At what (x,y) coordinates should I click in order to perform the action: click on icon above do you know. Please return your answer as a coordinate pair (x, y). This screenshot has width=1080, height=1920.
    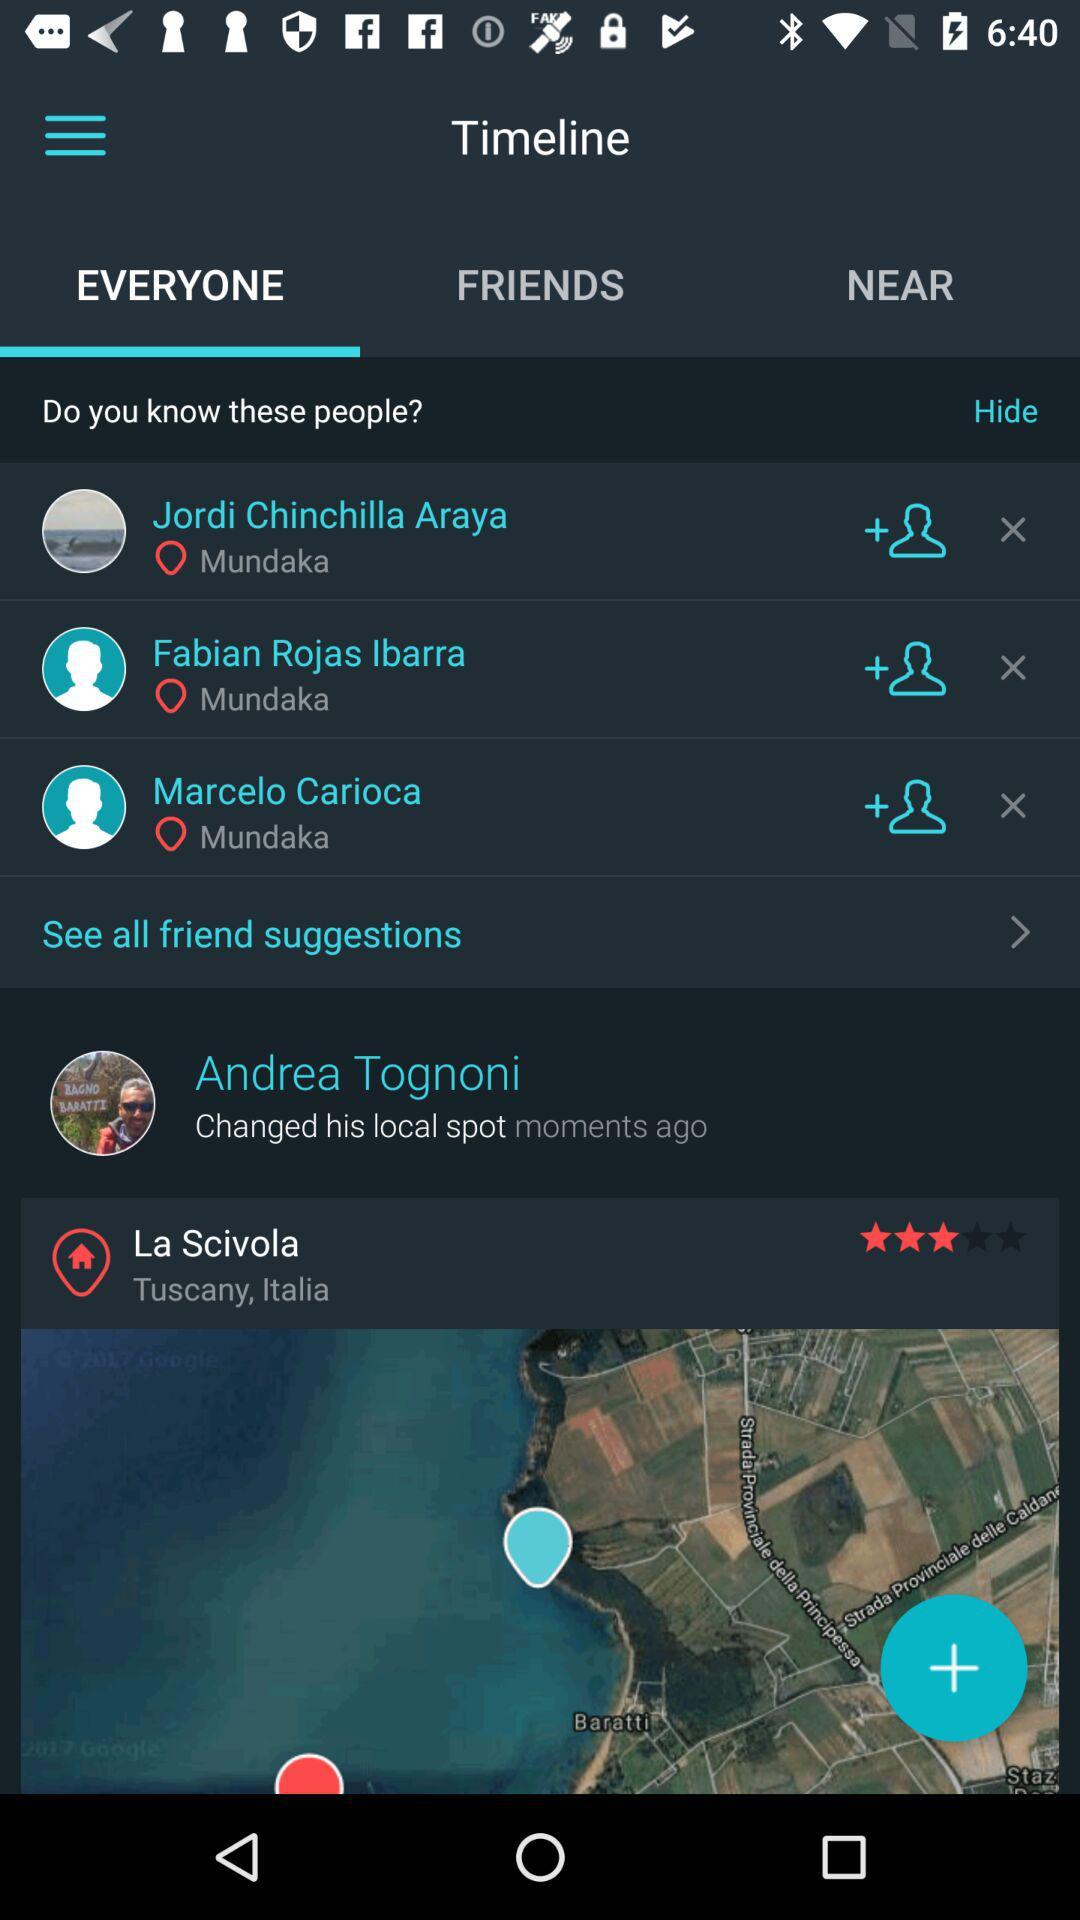
    Looking at the image, I should click on (898, 282).